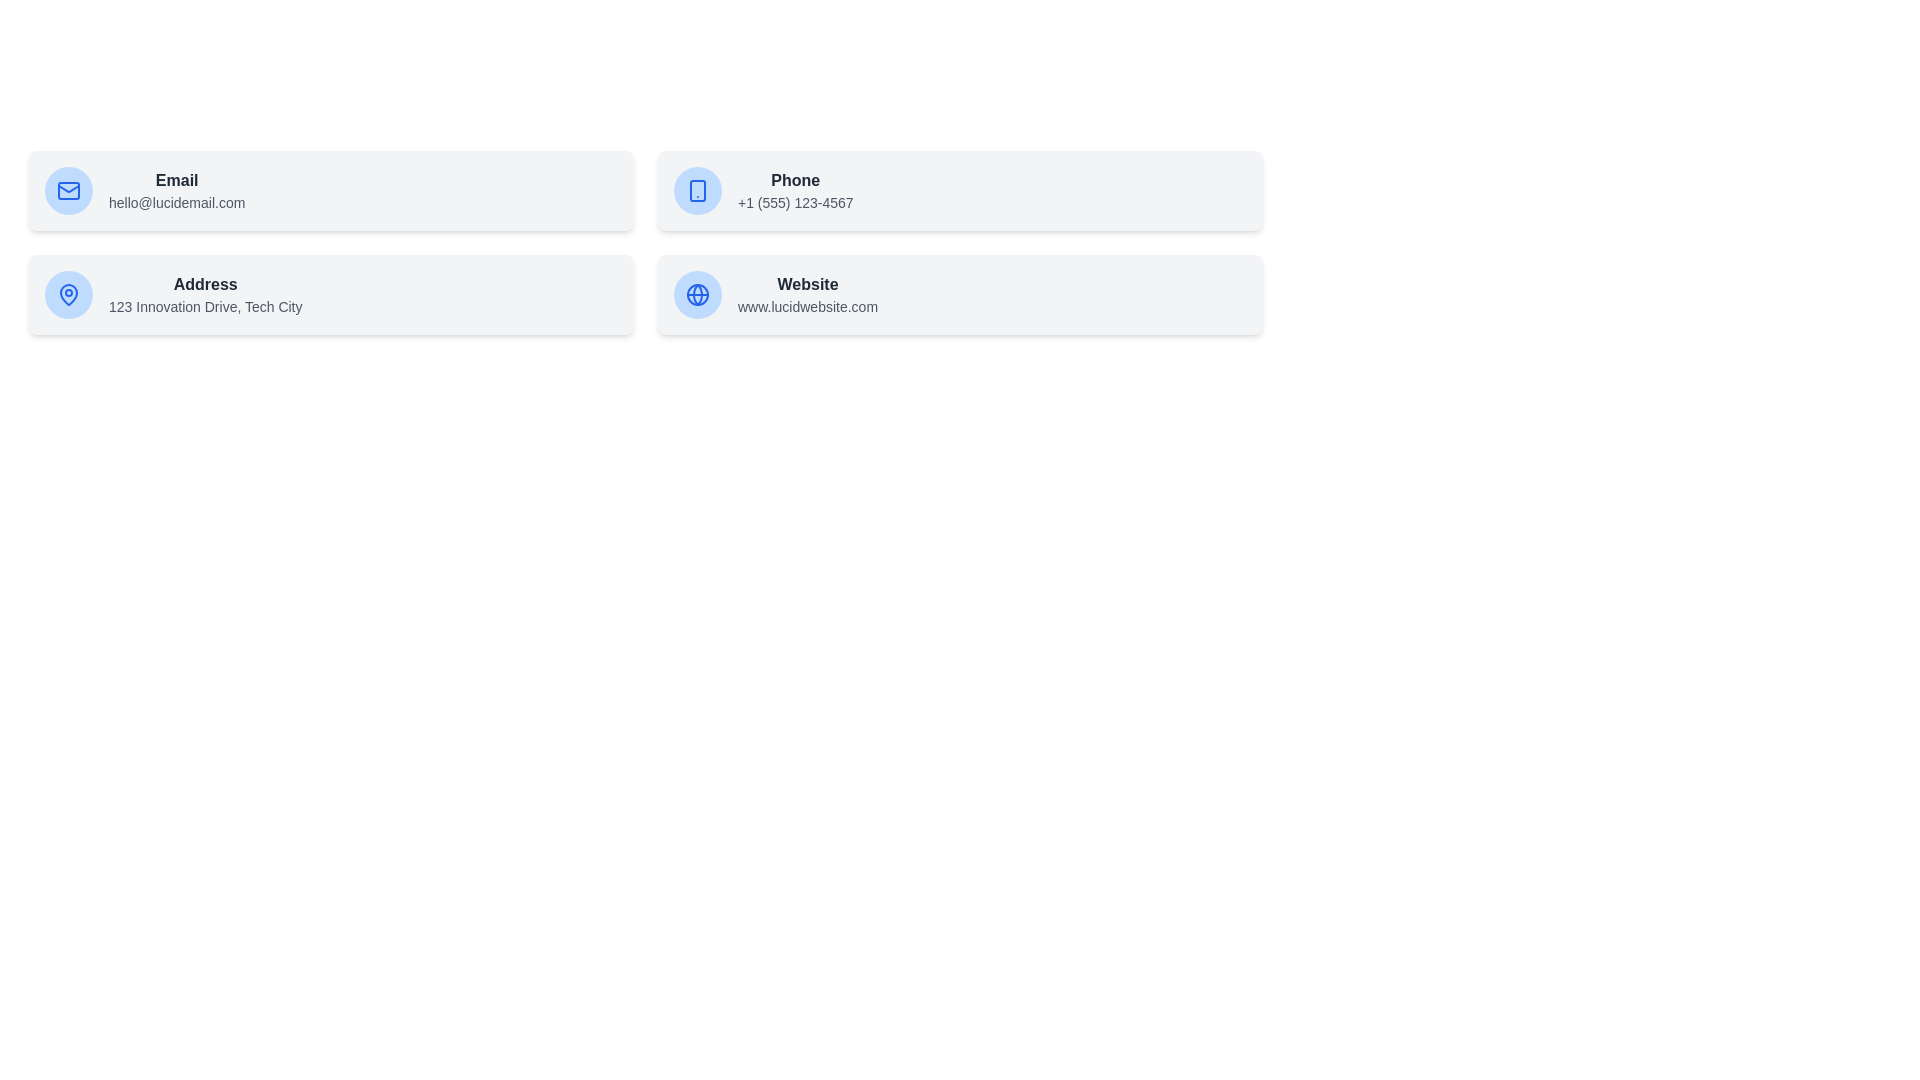  I want to click on the blue map pin icon located in the second row of the grid, associated with the 'Address' information, so click(68, 294).